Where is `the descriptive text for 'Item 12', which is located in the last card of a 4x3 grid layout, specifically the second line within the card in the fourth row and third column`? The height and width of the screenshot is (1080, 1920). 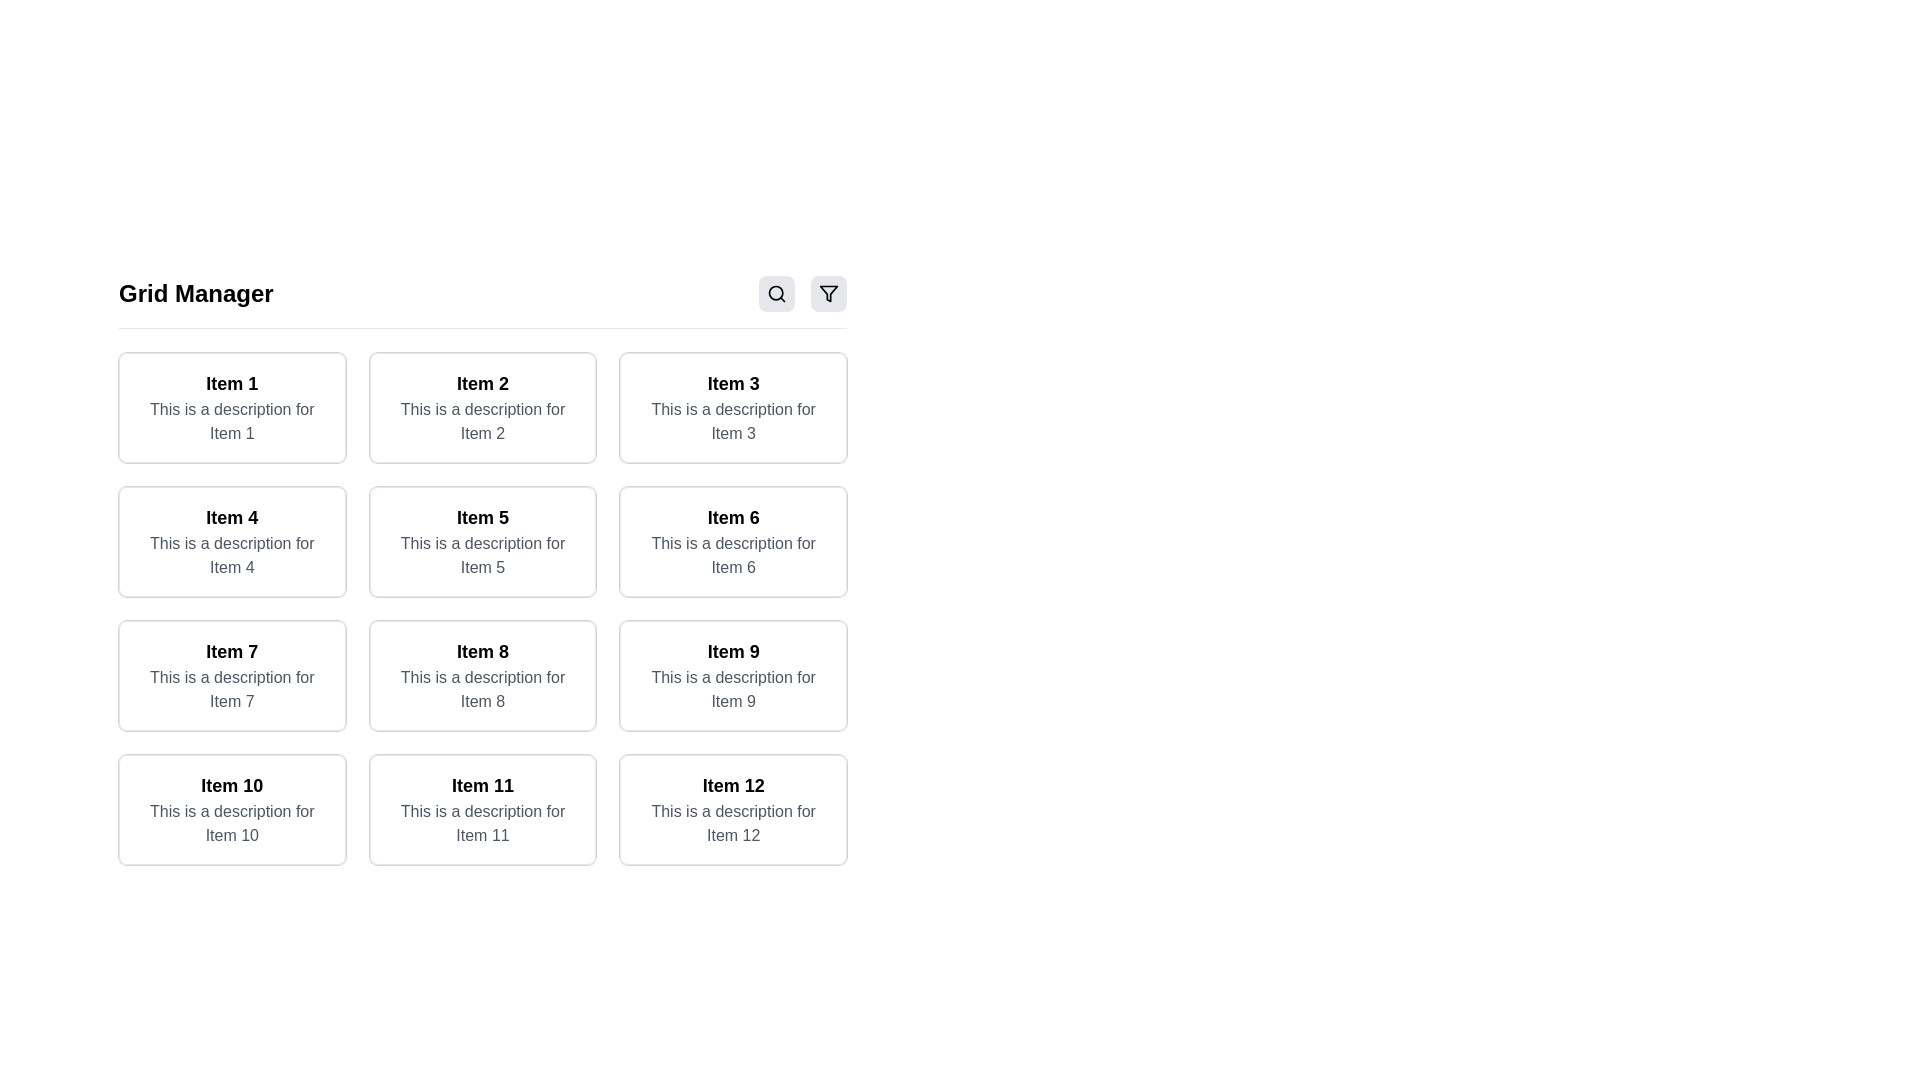 the descriptive text for 'Item 12', which is located in the last card of a 4x3 grid layout, specifically the second line within the card in the fourth row and third column is located at coordinates (732, 824).